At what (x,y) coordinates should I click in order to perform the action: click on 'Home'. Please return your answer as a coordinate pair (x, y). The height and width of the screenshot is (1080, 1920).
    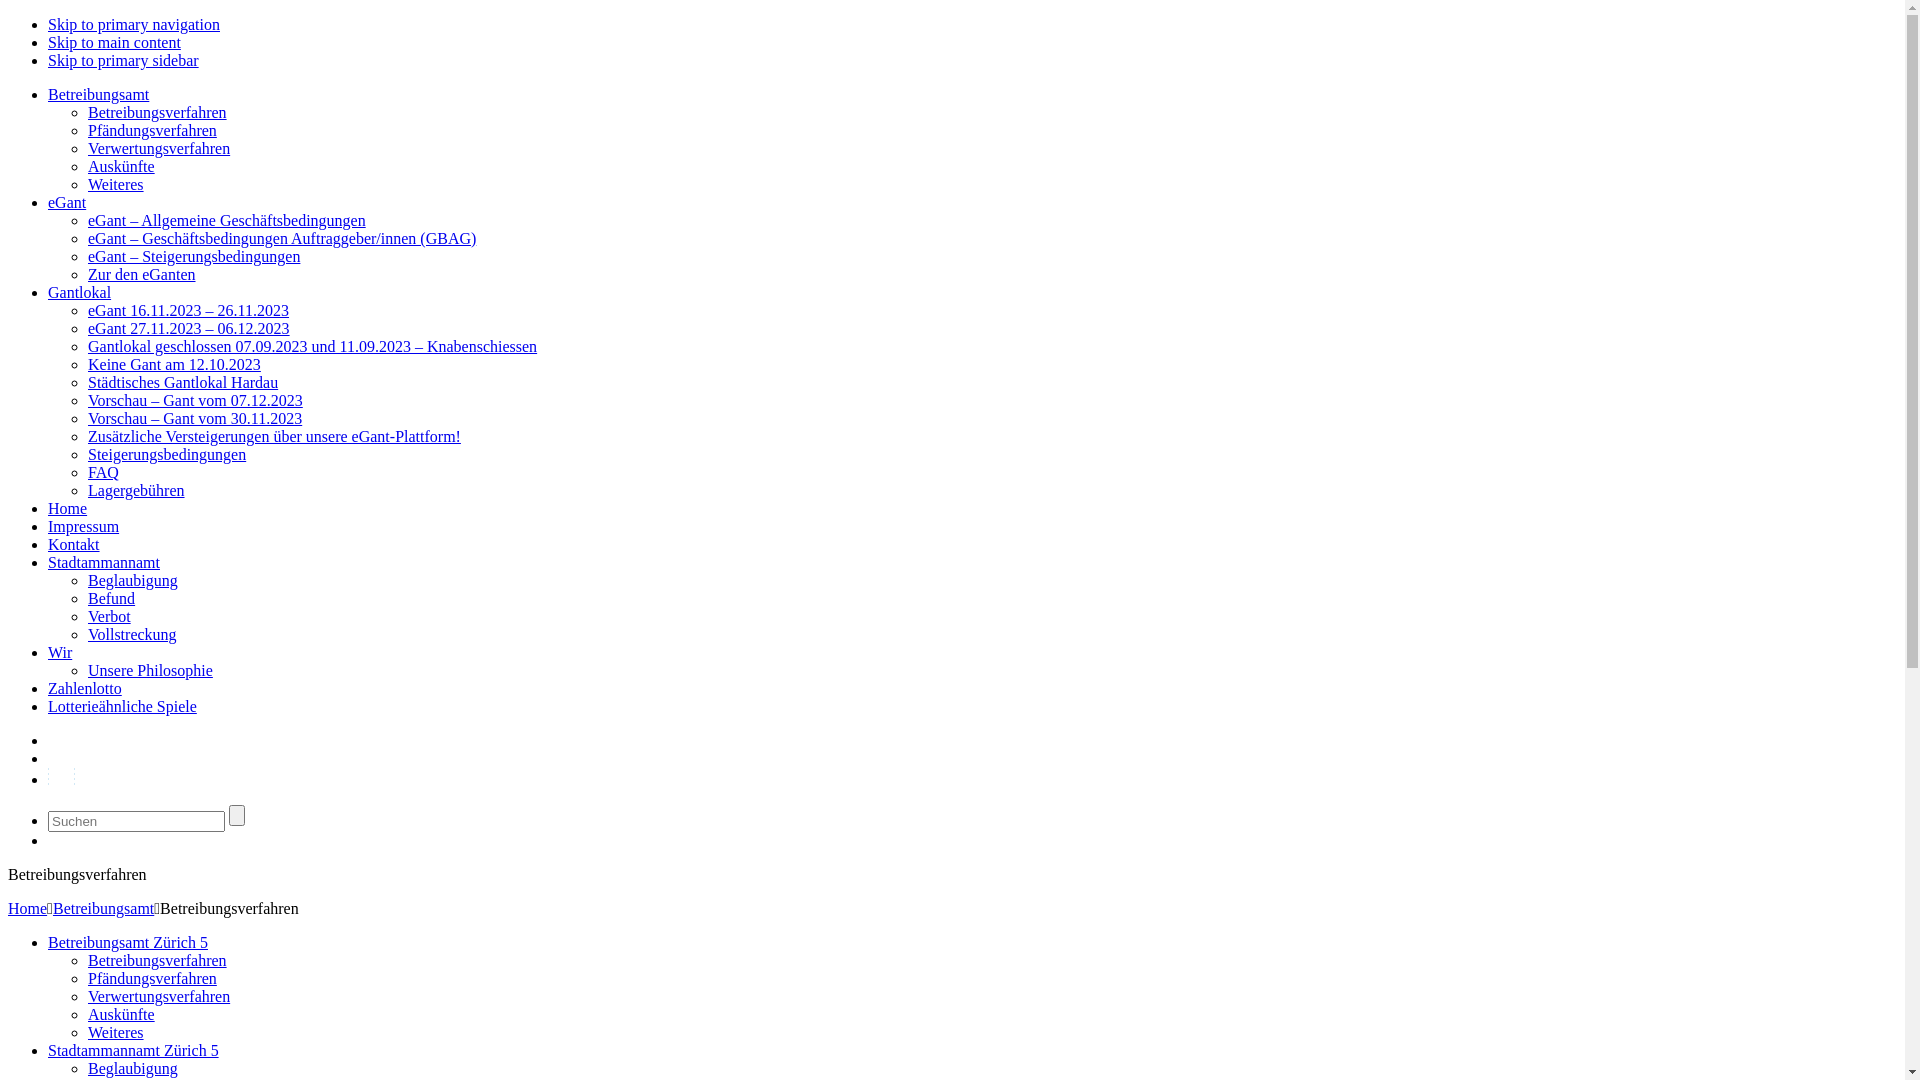
    Looking at the image, I should click on (27, 908).